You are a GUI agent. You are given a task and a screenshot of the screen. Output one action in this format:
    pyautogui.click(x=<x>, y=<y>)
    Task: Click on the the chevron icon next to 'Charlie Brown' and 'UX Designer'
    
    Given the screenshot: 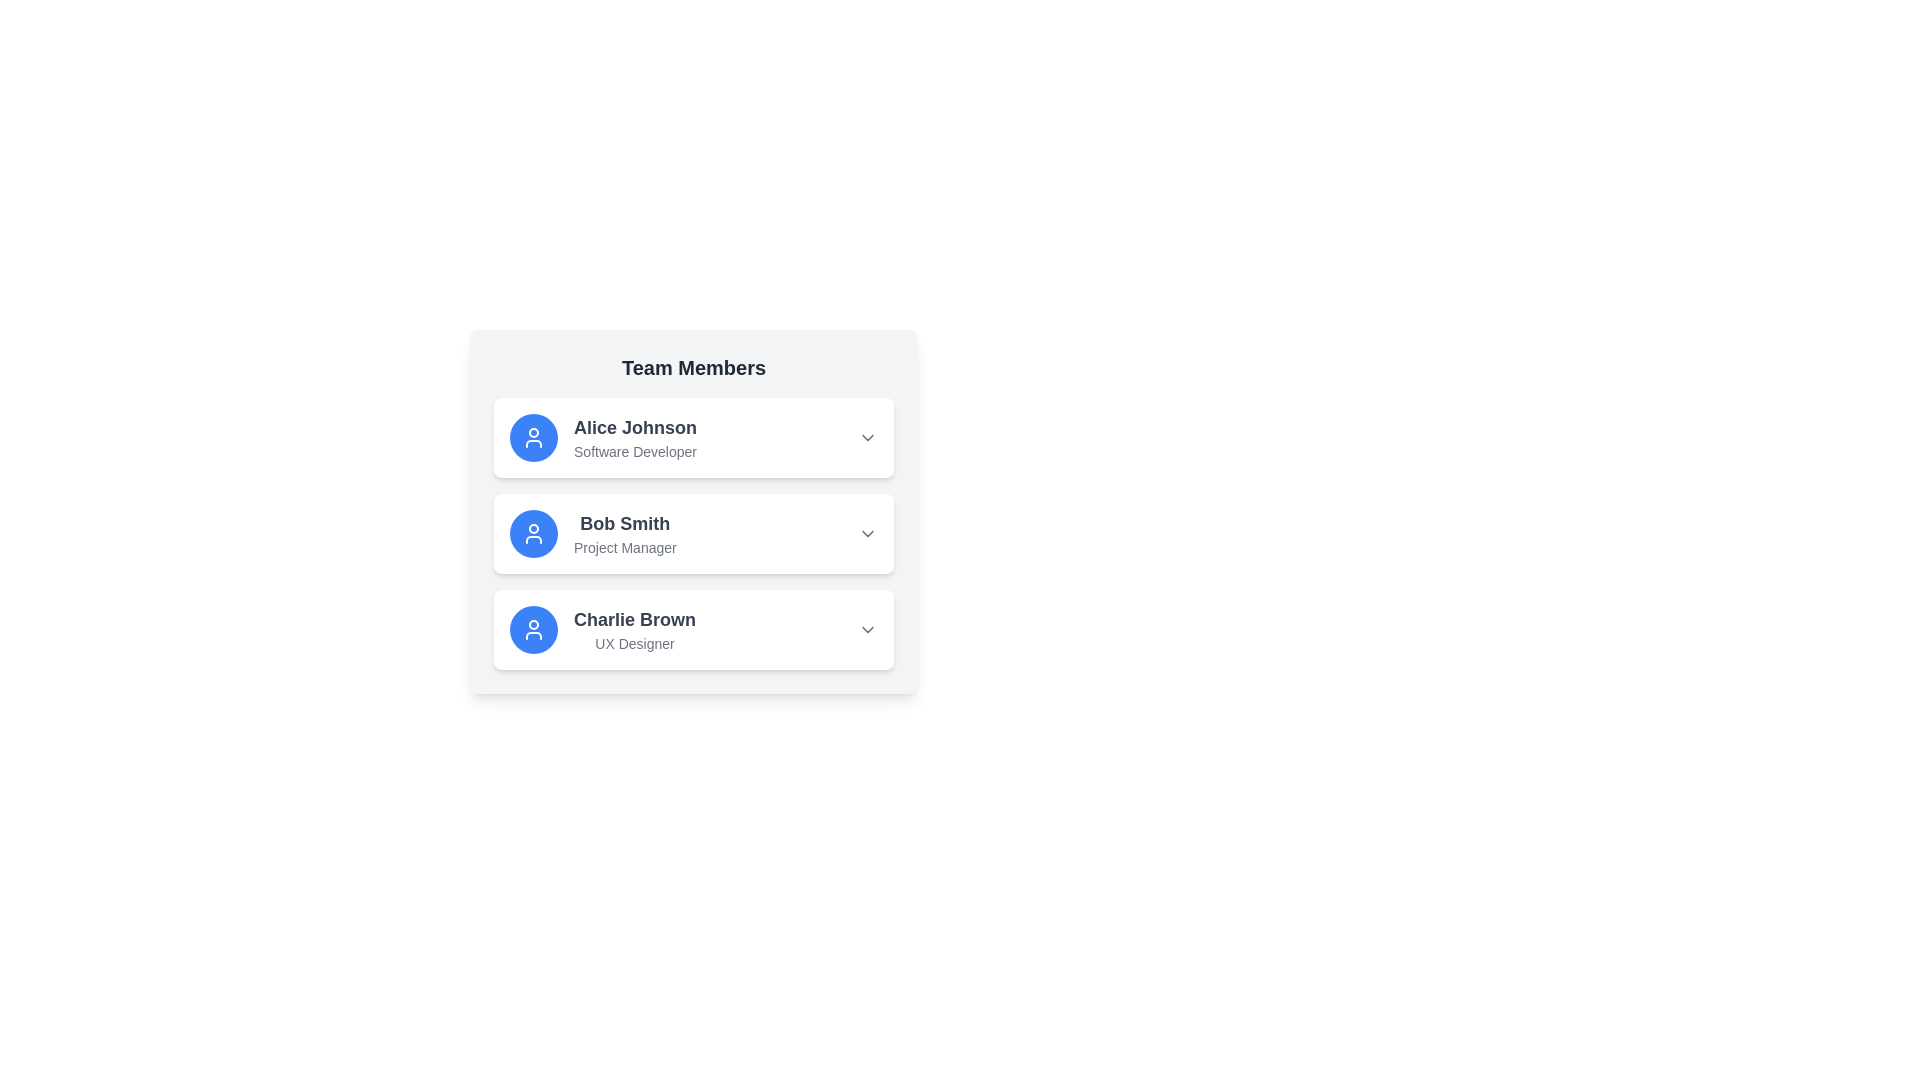 What is the action you would take?
    pyautogui.click(x=868, y=628)
    